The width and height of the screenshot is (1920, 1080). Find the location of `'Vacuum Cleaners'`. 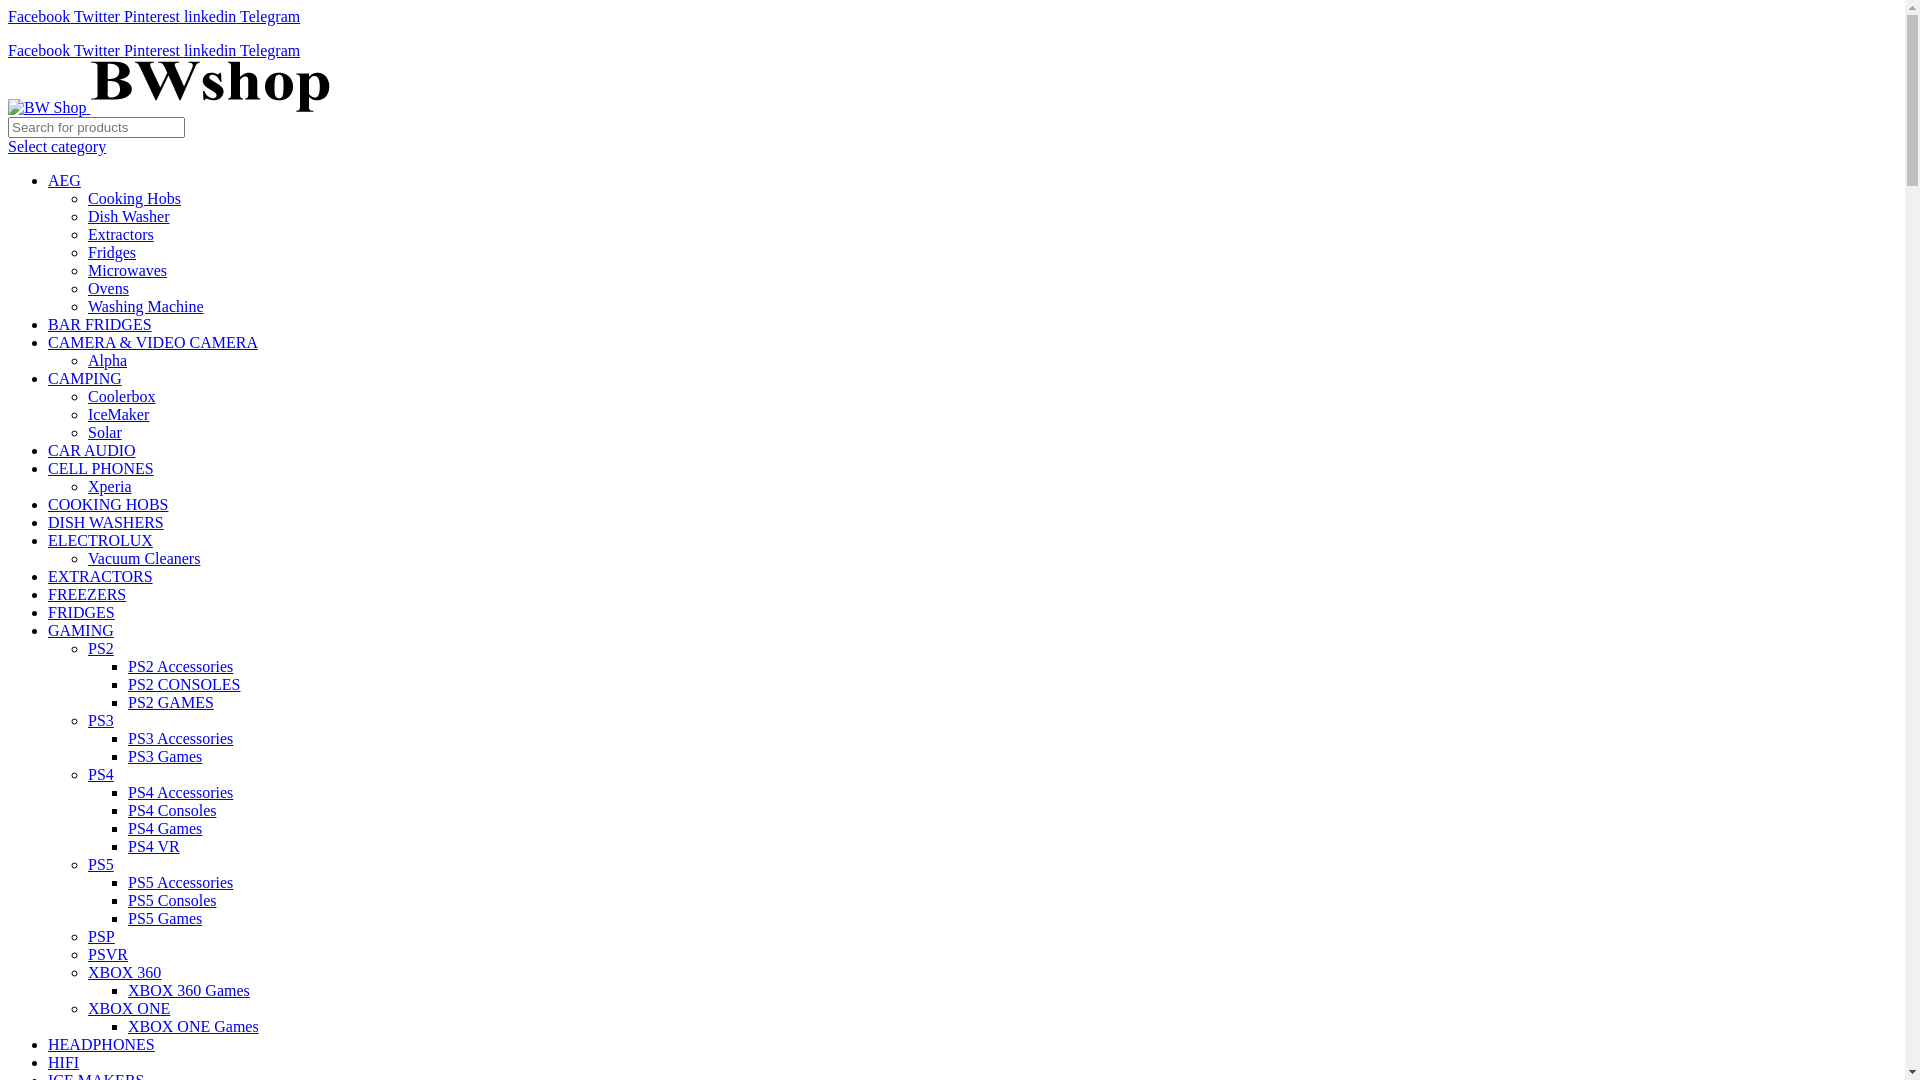

'Vacuum Cleaners' is located at coordinates (86, 558).